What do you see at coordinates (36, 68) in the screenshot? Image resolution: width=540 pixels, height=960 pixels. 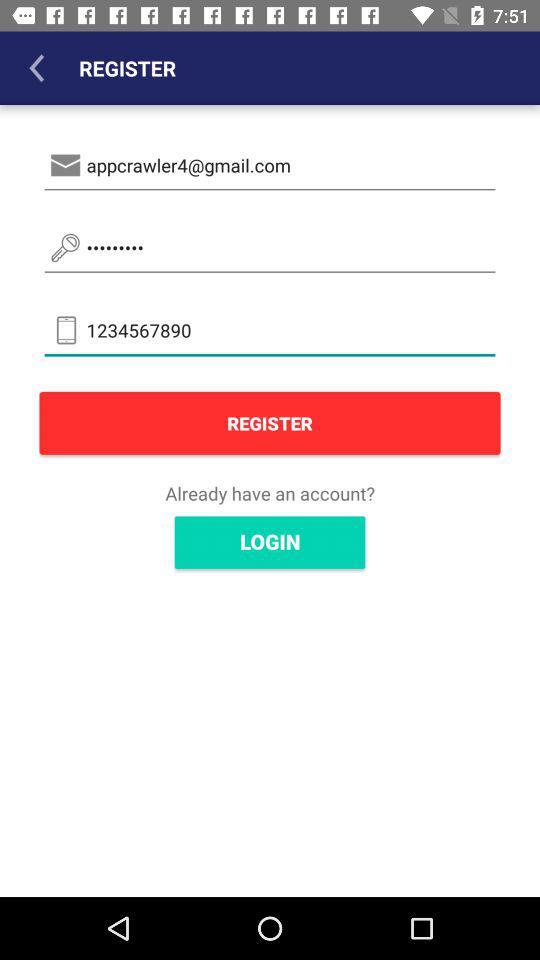 I see `the item above the appcrawler4@gmail.com icon` at bounding box center [36, 68].